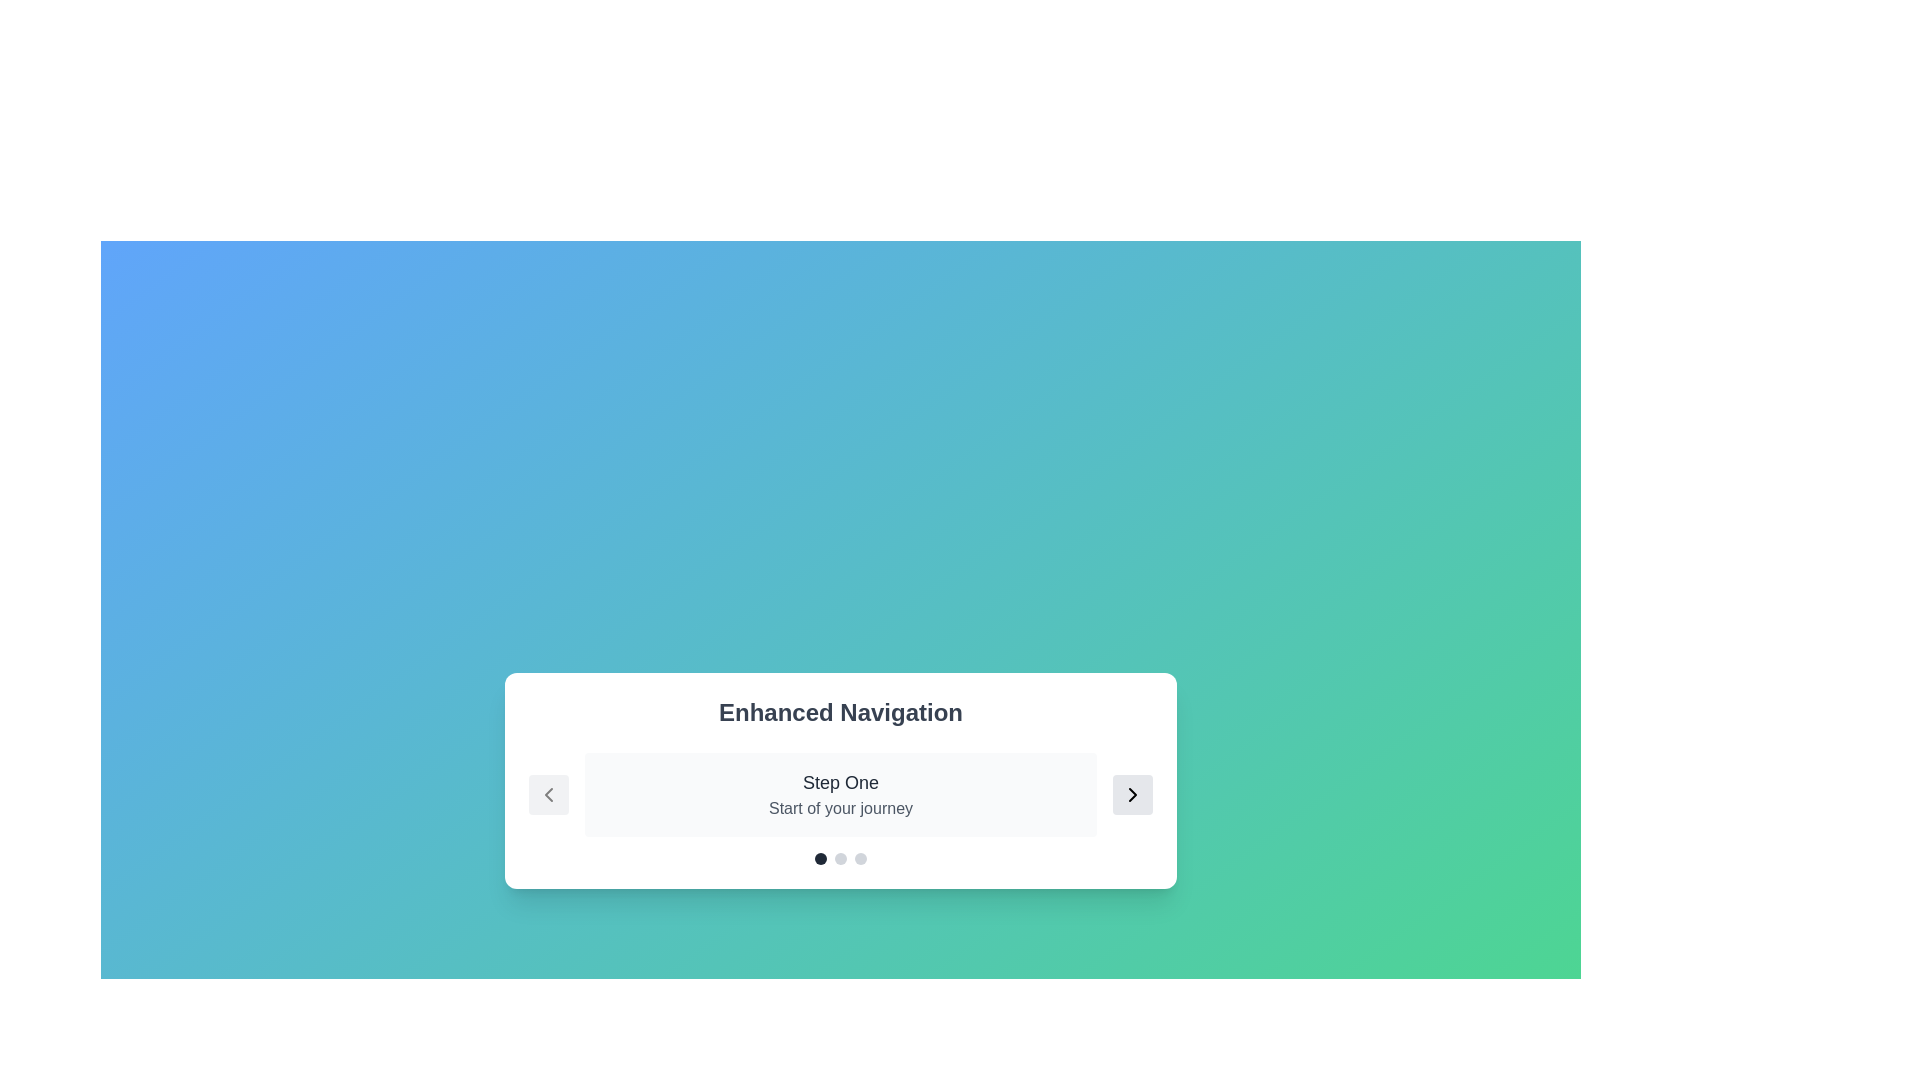  What do you see at coordinates (548, 793) in the screenshot?
I see `the left arrow button to navigate to the previous step` at bounding box center [548, 793].